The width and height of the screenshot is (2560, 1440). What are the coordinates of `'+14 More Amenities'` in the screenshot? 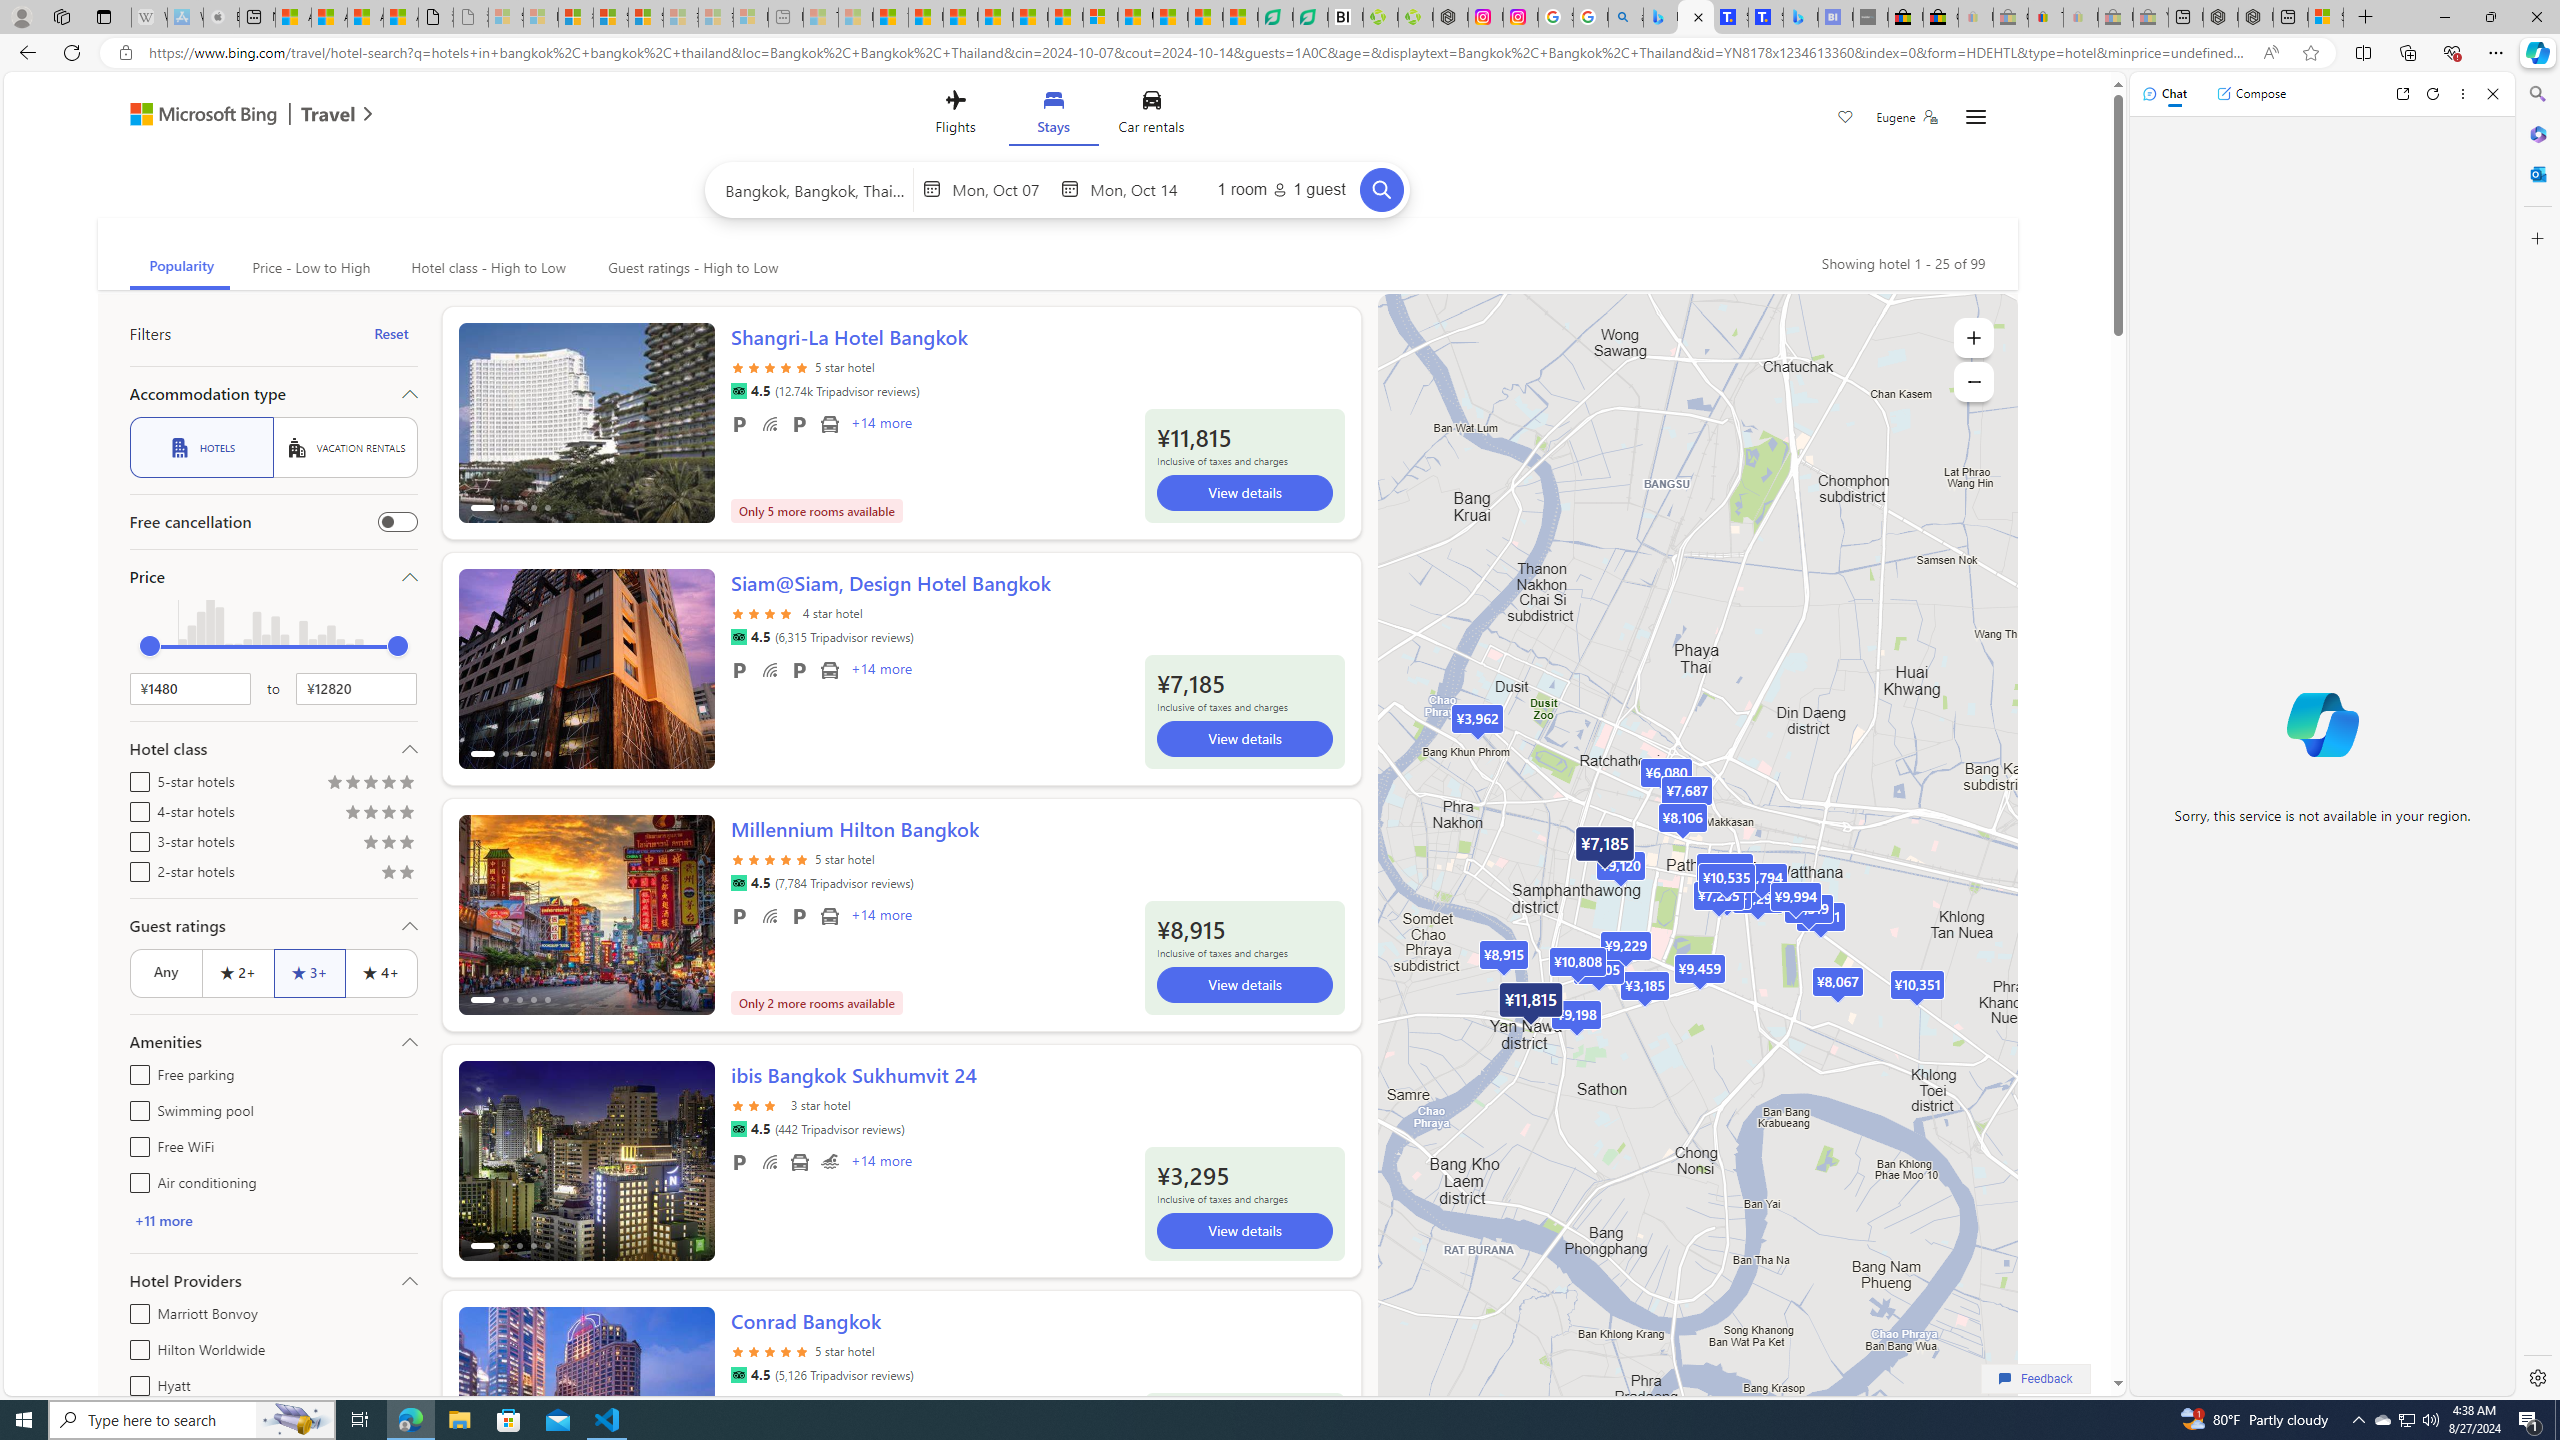 It's located at (880, 1163).